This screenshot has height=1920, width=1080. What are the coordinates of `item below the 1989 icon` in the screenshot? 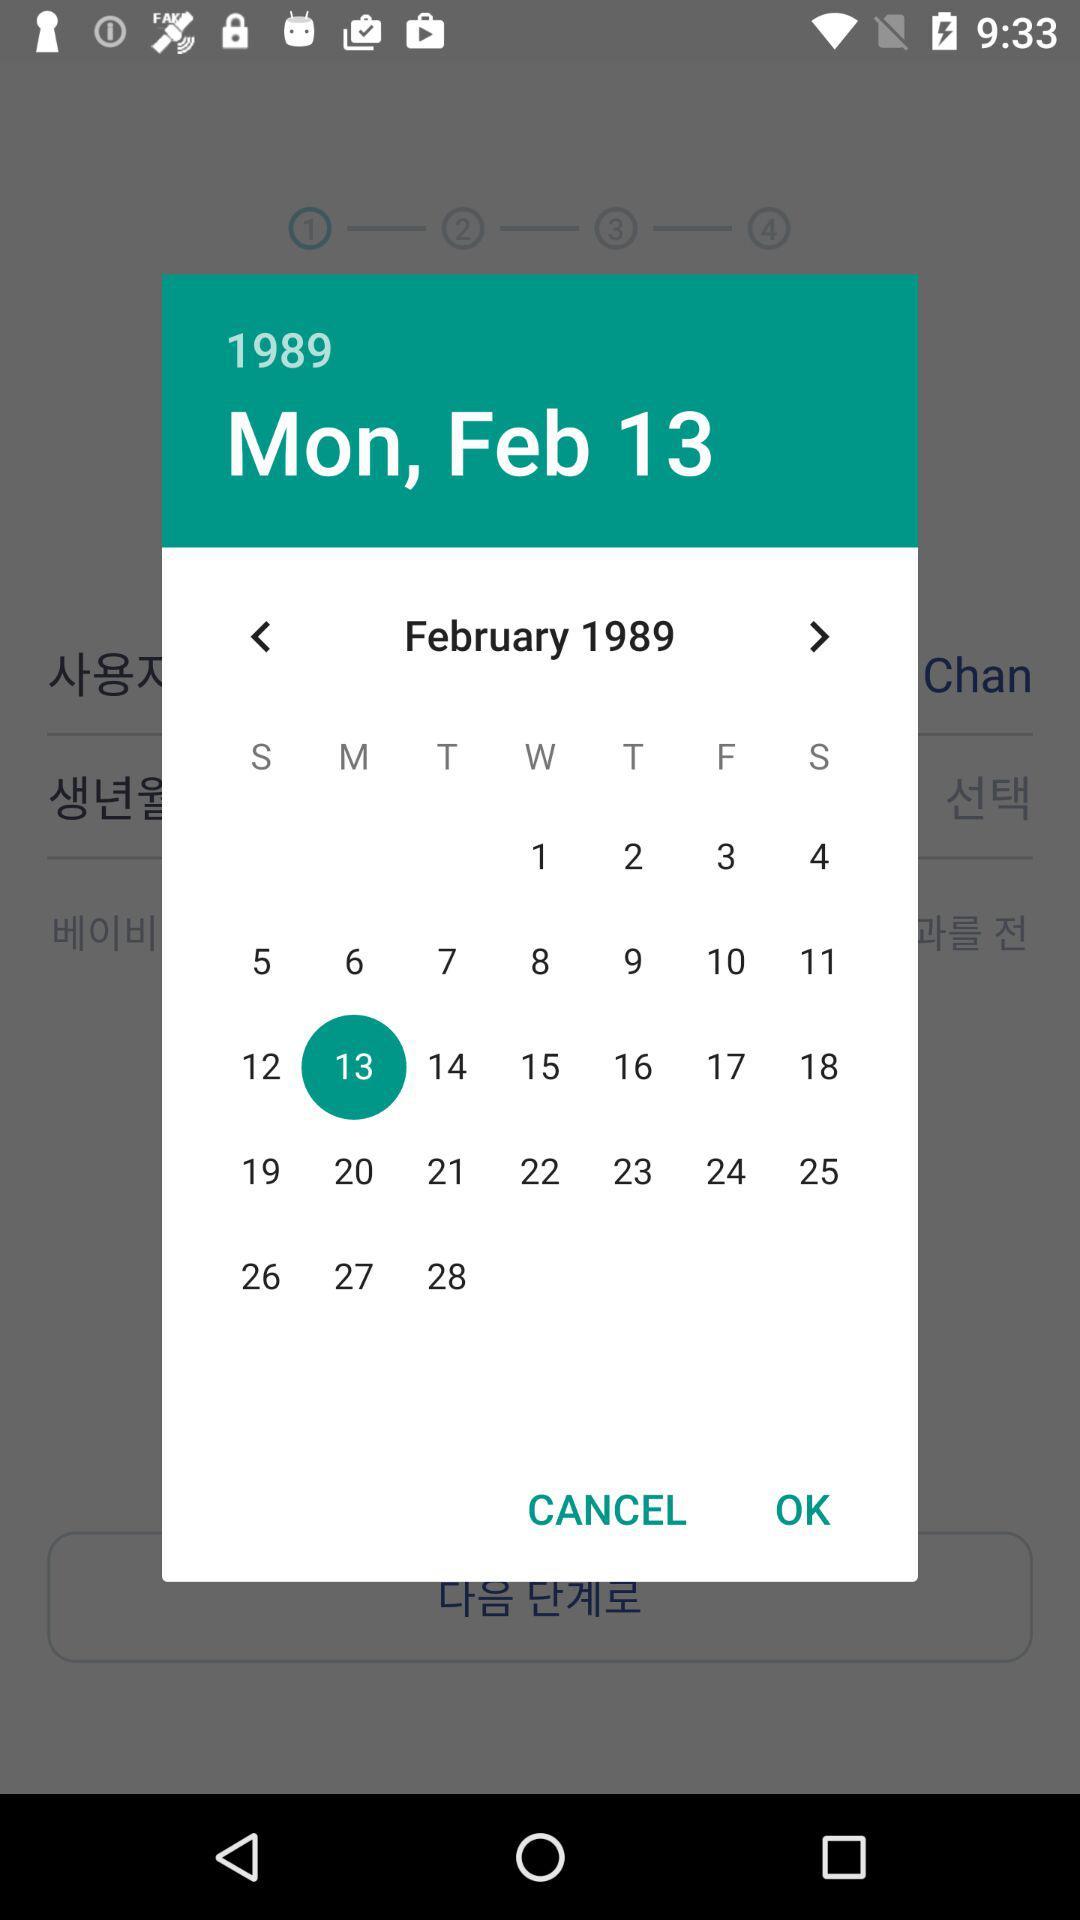 It's located at (470, 439).